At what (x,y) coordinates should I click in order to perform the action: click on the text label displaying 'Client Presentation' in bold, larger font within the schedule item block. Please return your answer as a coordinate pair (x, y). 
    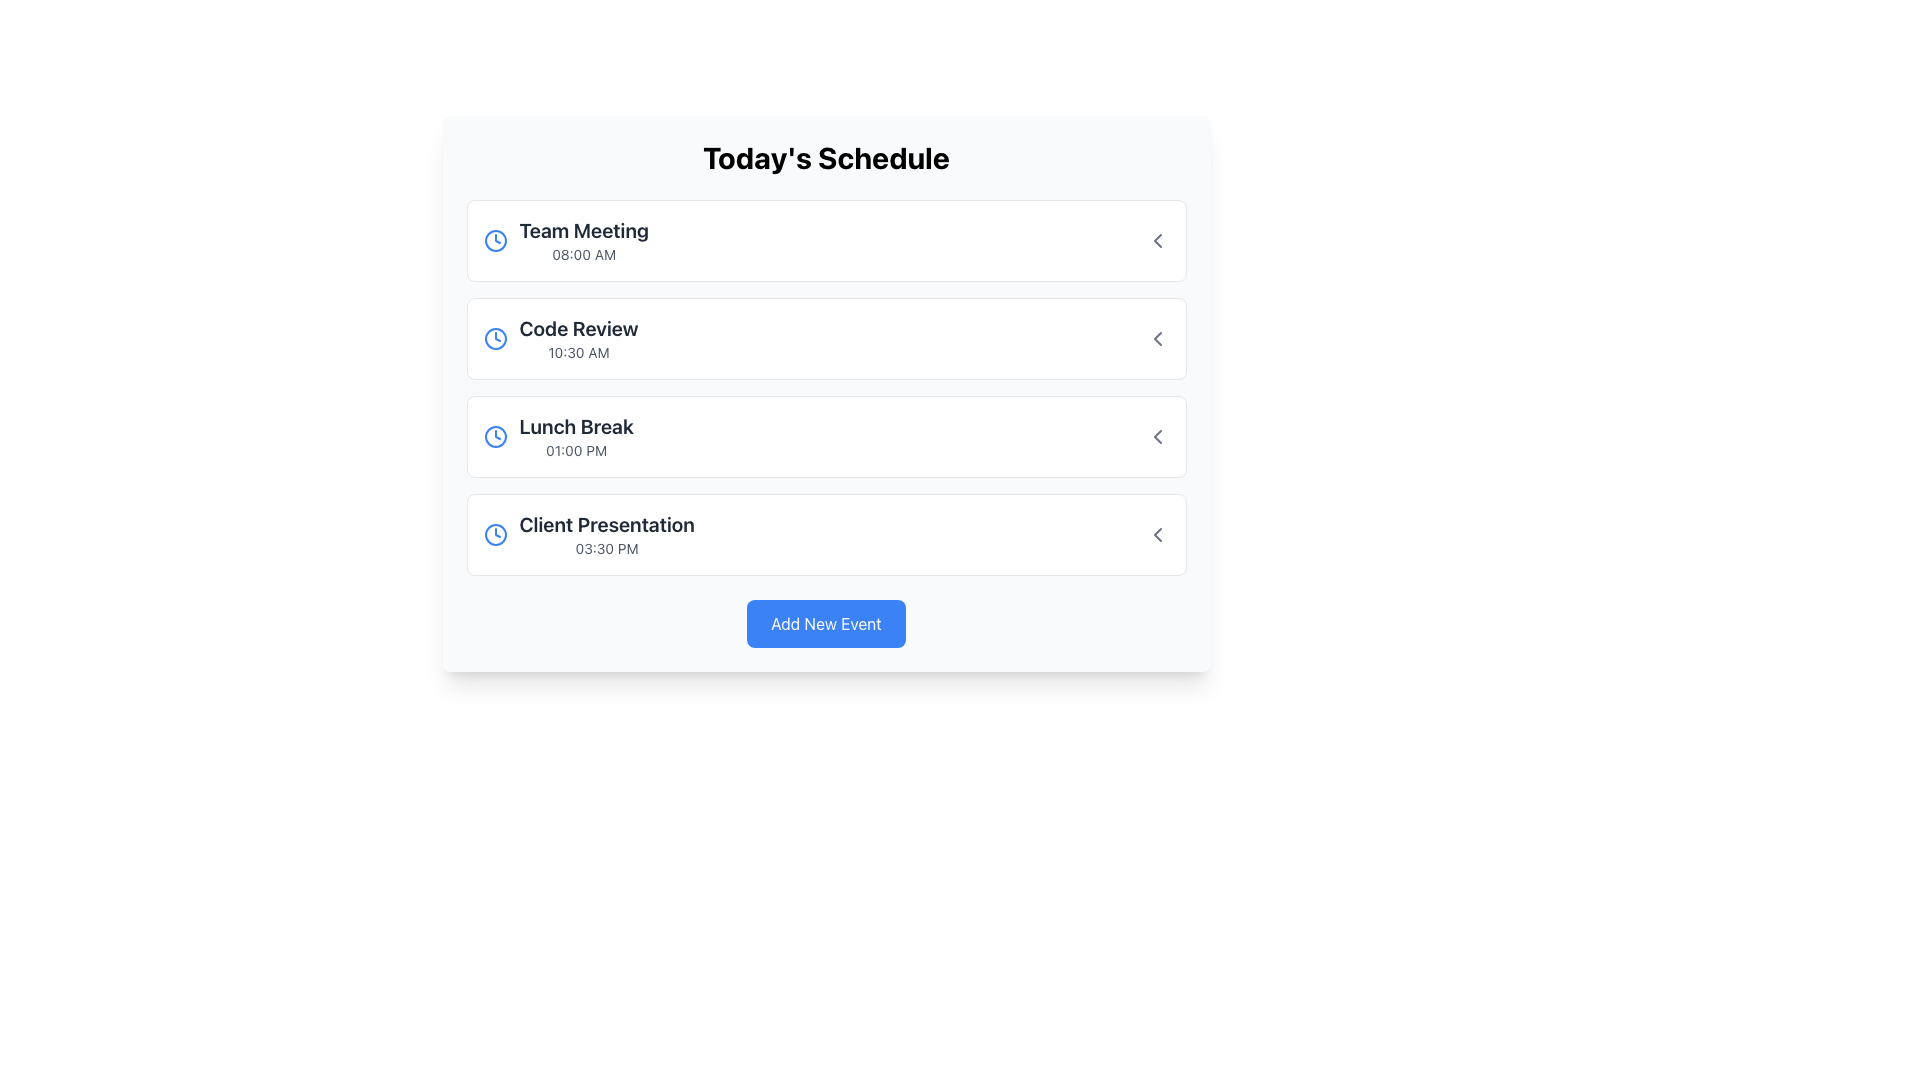
    Looking at the image, I should click on (606, 523).